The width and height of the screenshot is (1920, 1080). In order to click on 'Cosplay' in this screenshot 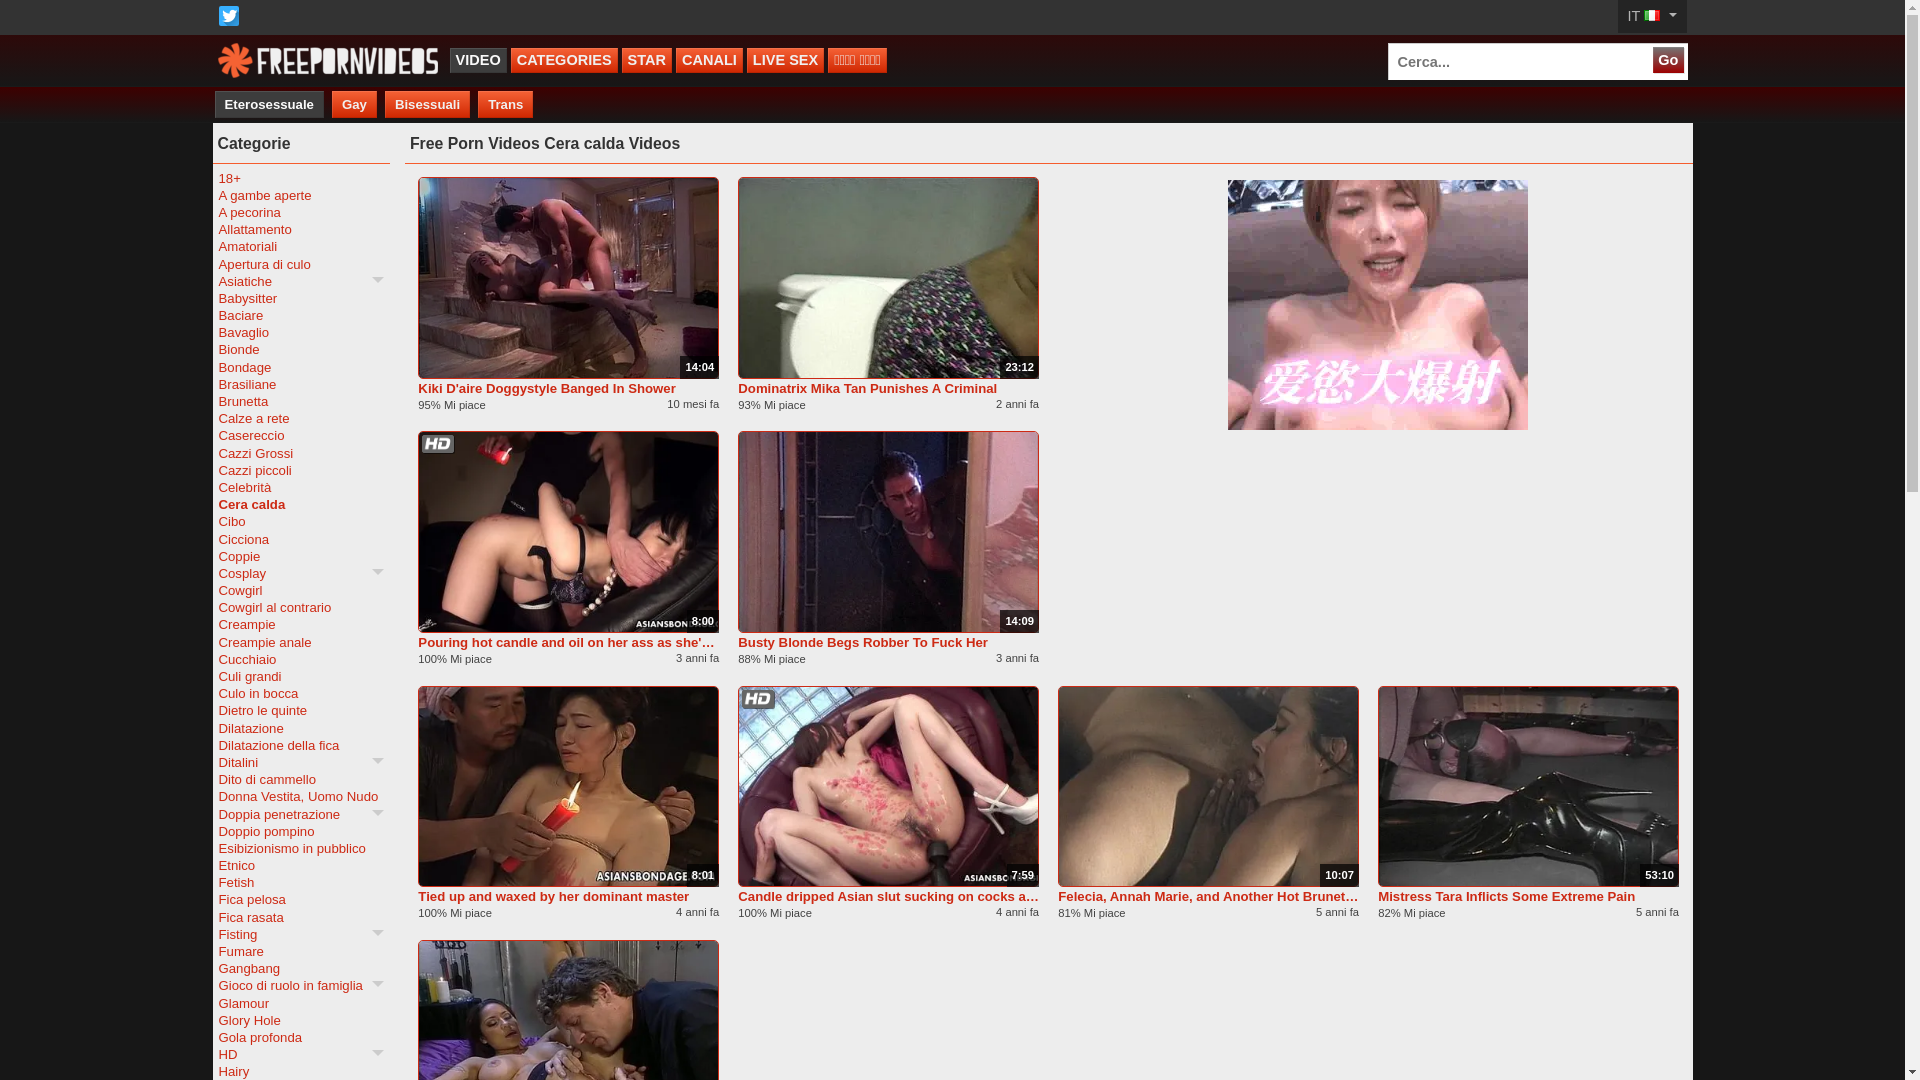, I will do `click(300, 573)`.